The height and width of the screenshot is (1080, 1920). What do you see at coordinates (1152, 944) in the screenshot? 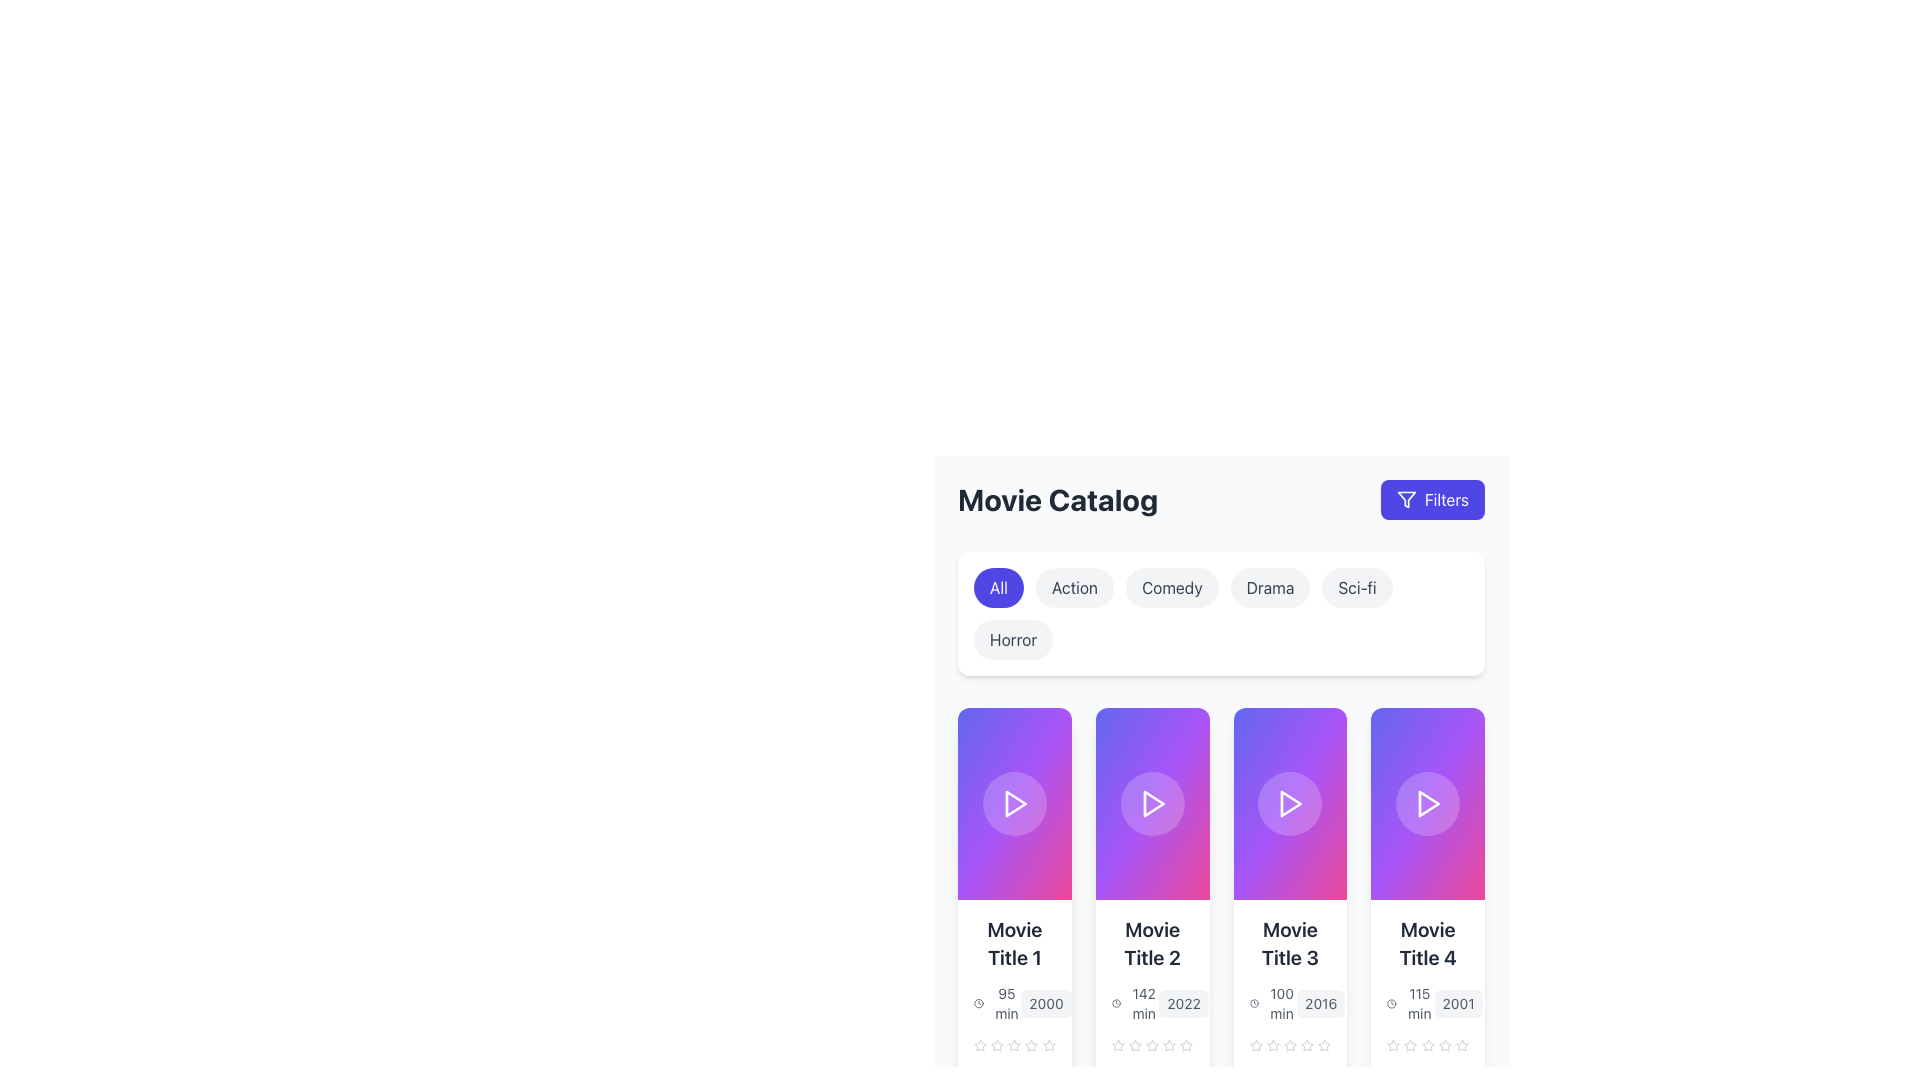
I see `text content of the Text Label displaying 'Movie Title 2', which is located in the second card layout below the movie's thumbnail image` at bounding box center [1152, 944].